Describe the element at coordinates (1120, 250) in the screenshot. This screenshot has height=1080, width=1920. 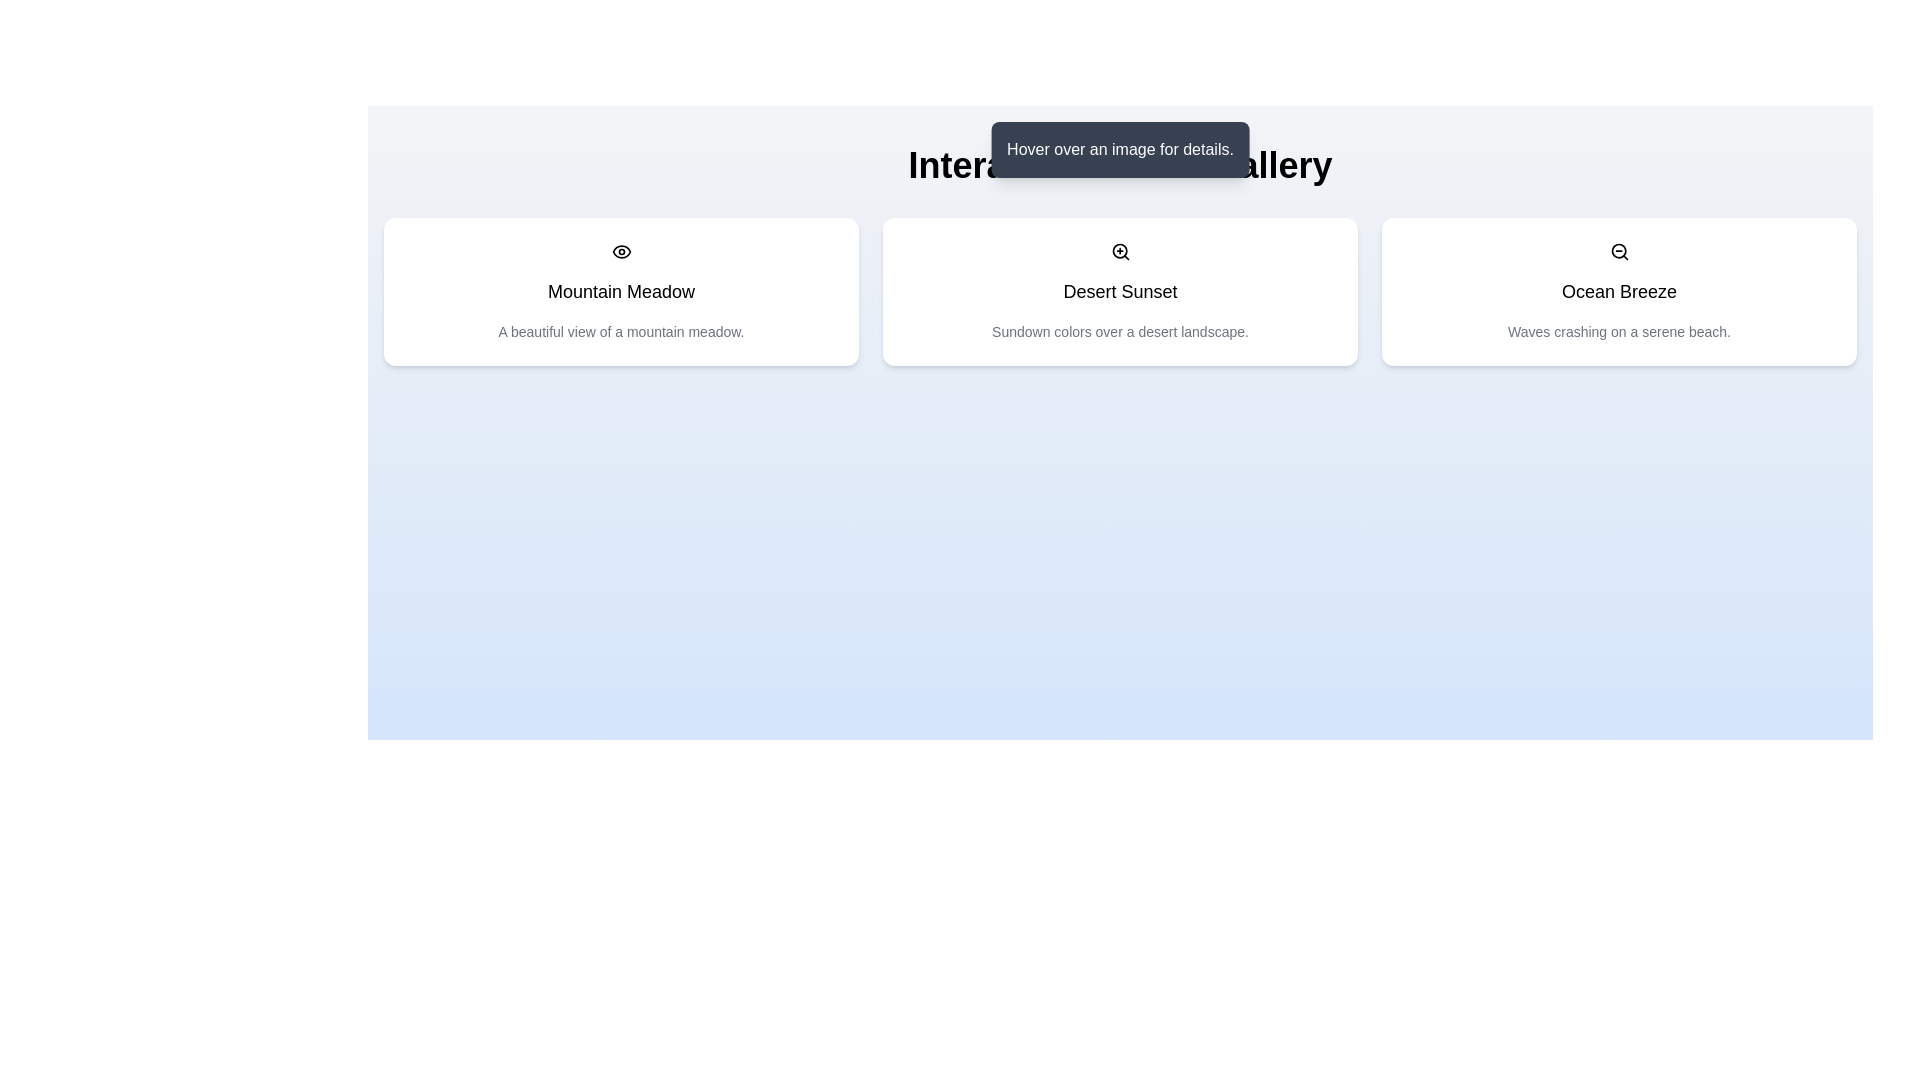
I see `the zoom-in icon located at the top-center of the card containing 'Desert Sunset'` at that location.